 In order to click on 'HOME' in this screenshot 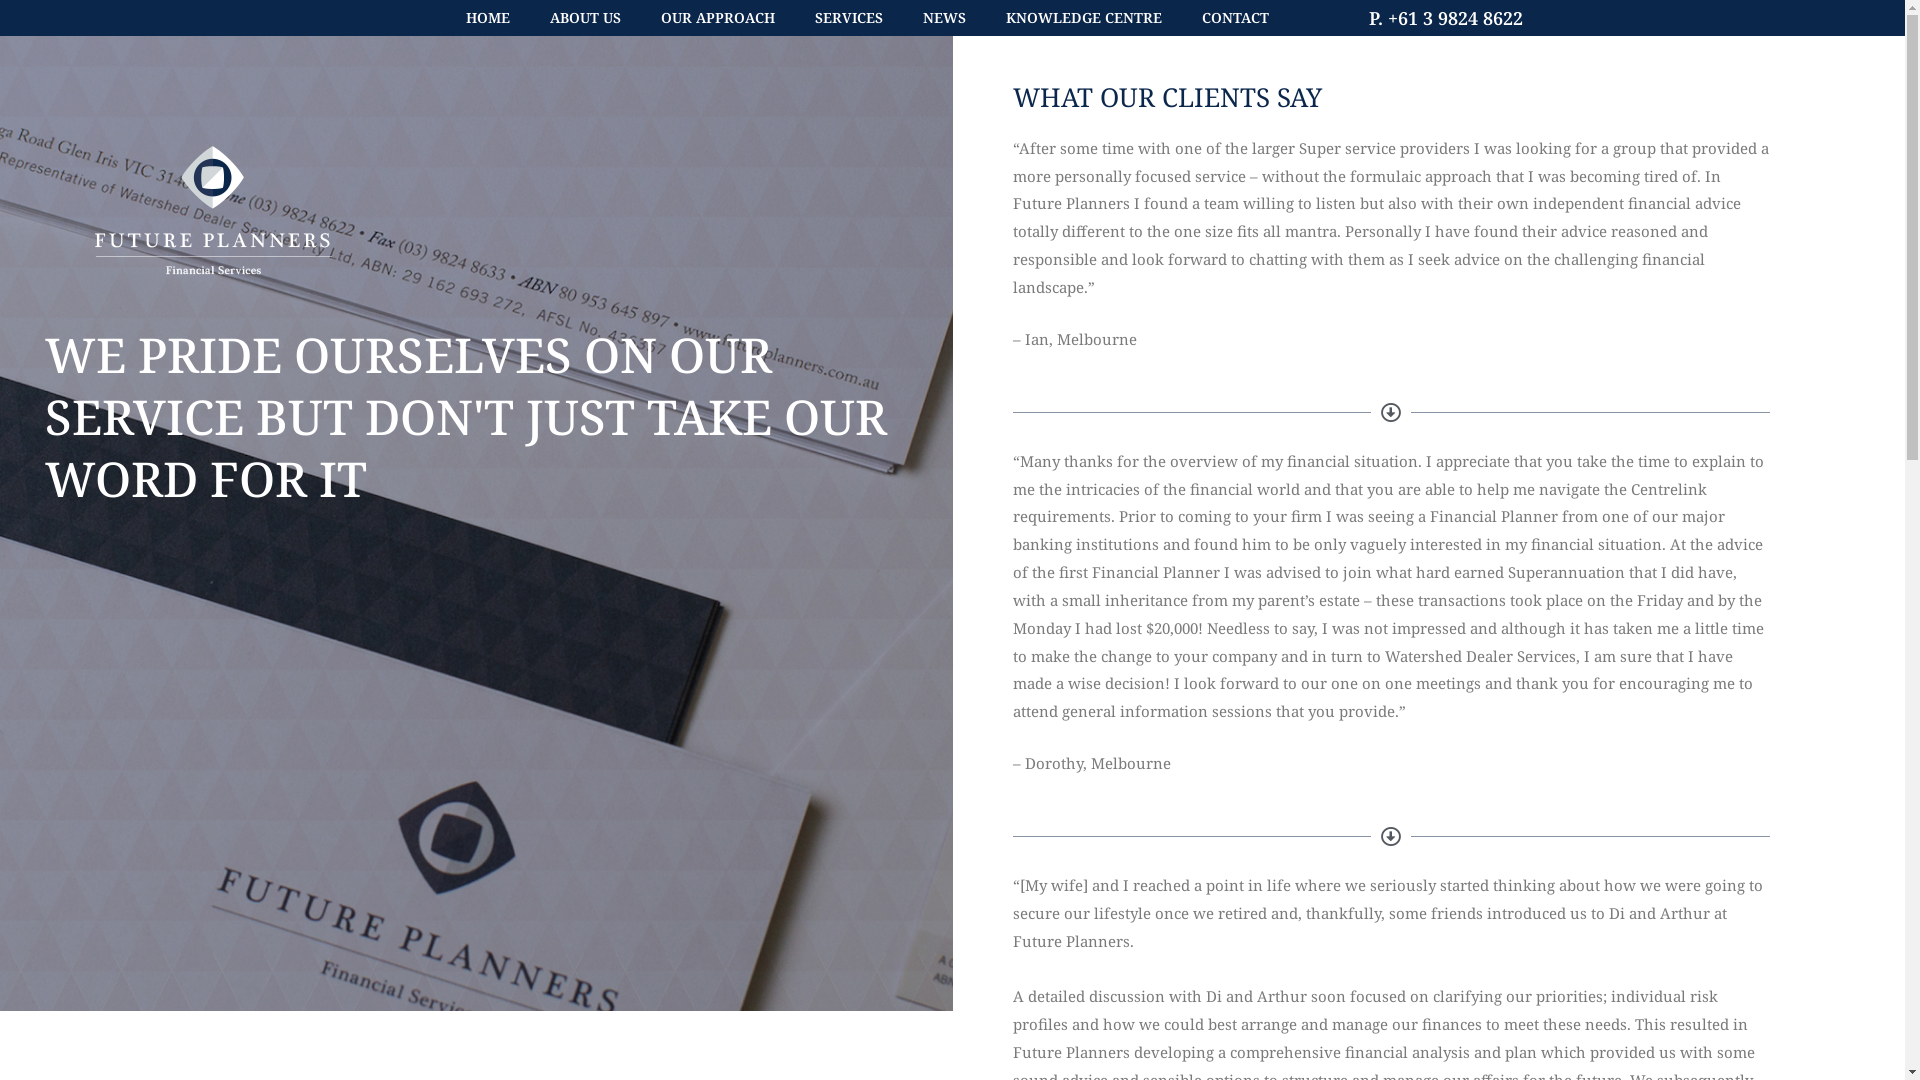, I will do `click(488, 18)`.